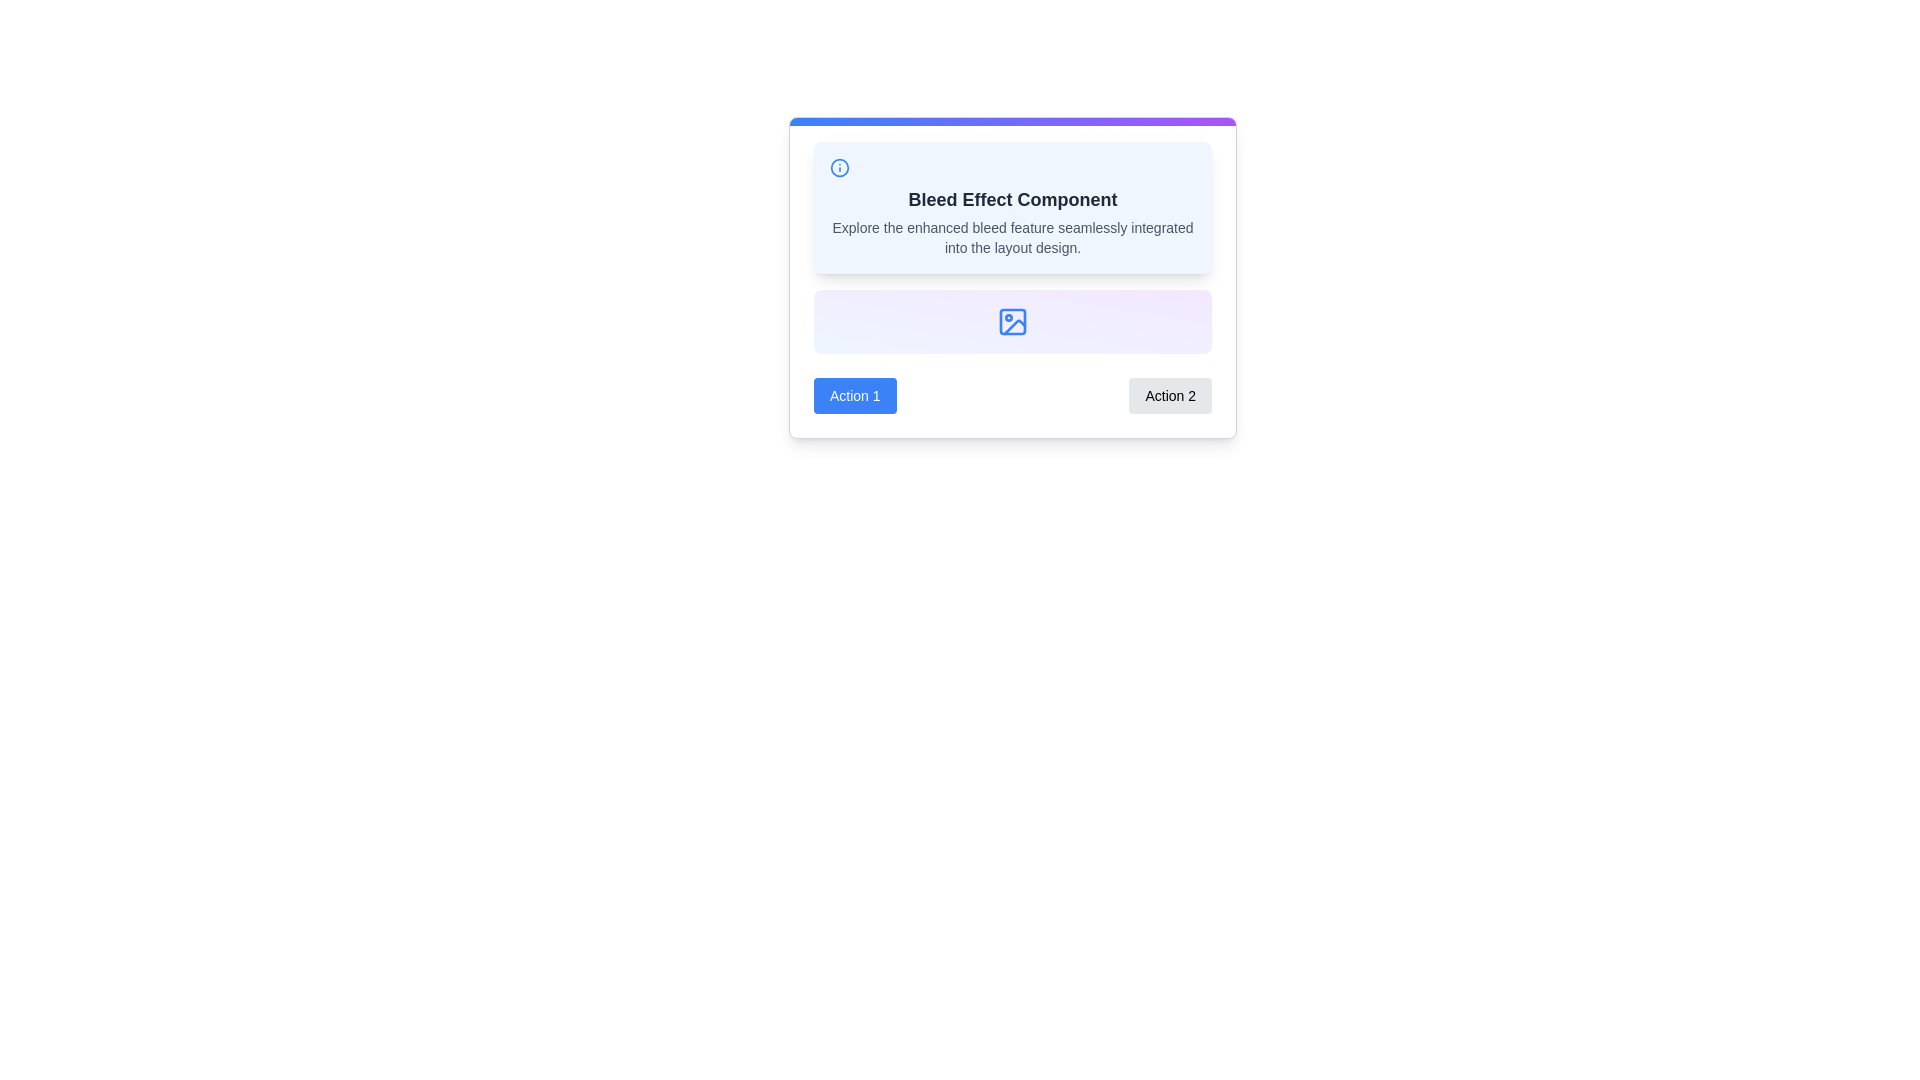  What do you see at coordinates (1170, 396) in the screenshot?
I see `the interactive button located at the bottom-right side of the card-like layout` at bounding box center [1170, 396].